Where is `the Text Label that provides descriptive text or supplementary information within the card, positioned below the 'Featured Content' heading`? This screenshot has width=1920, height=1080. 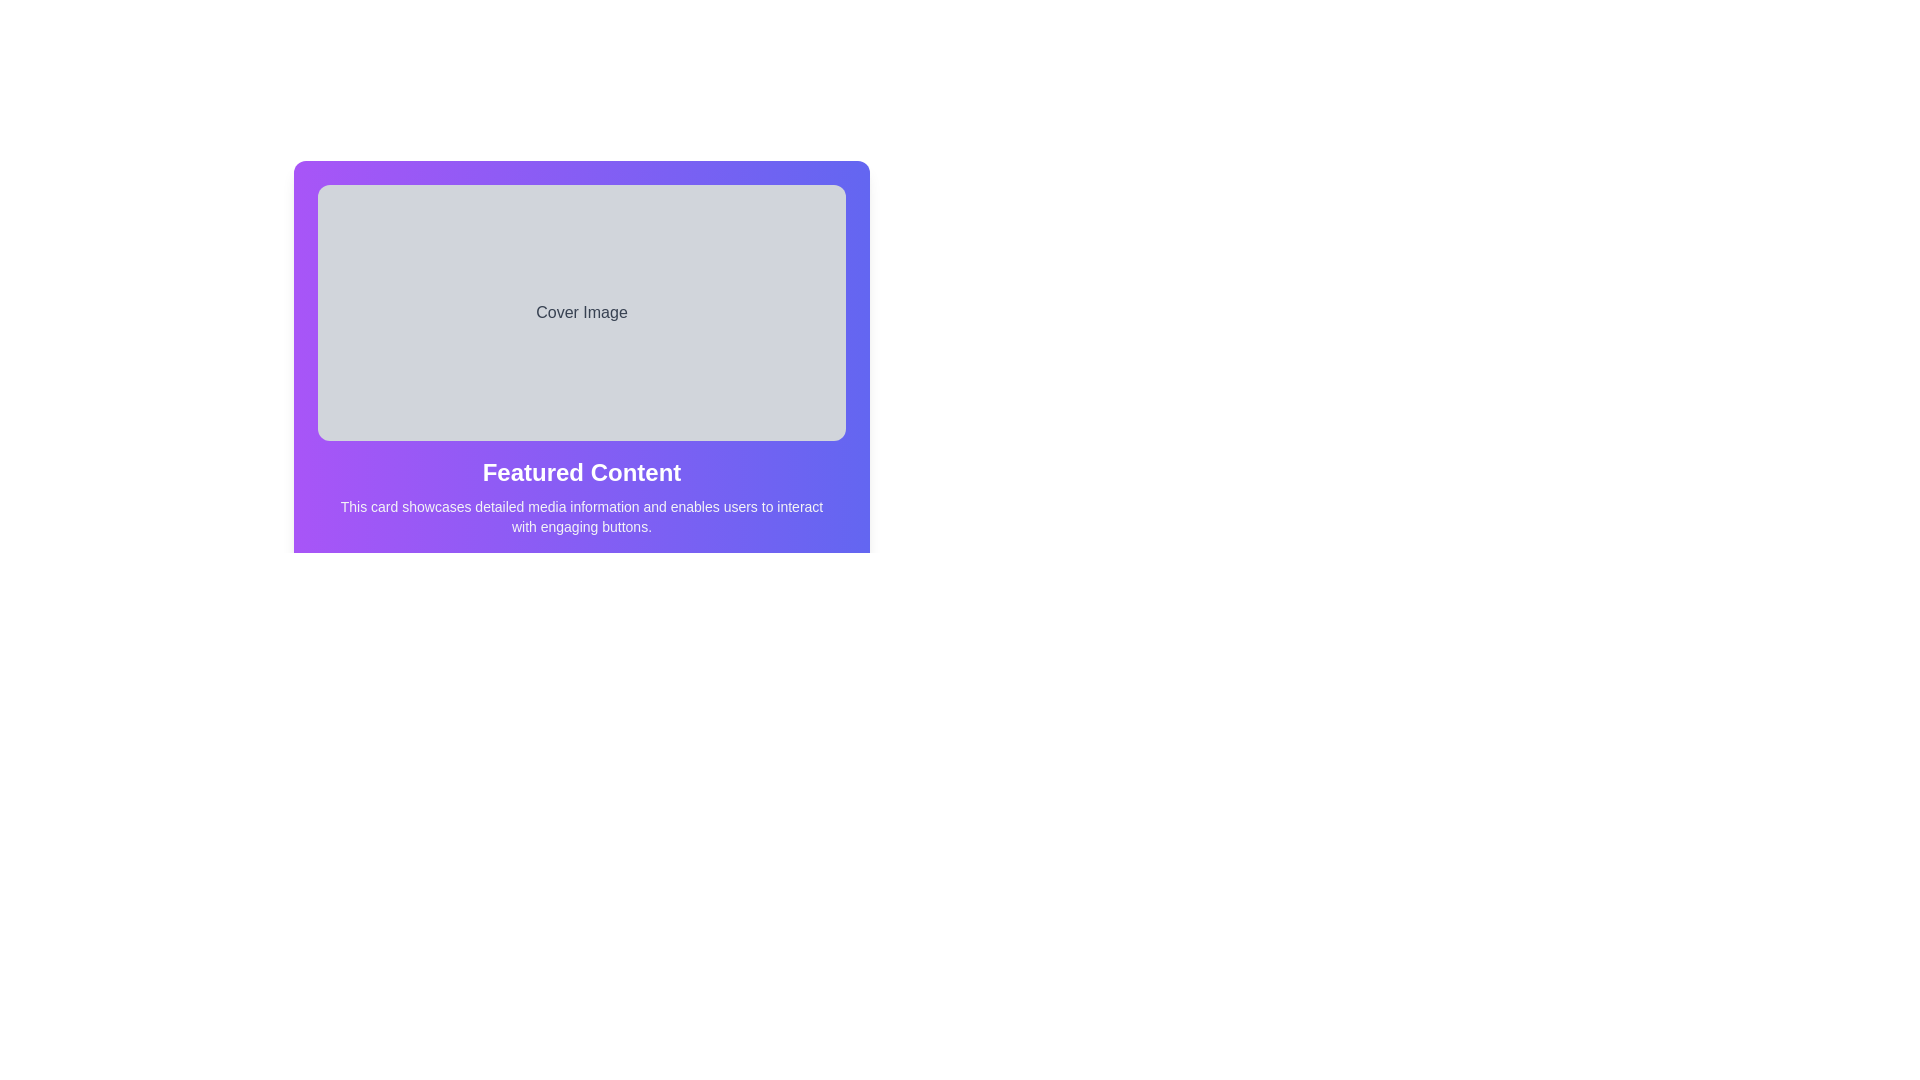
the Text Label that provides descriptive text or supplementary information within the card, positioned below the 'Featured Content' heading is located at coordinates (580, 515).